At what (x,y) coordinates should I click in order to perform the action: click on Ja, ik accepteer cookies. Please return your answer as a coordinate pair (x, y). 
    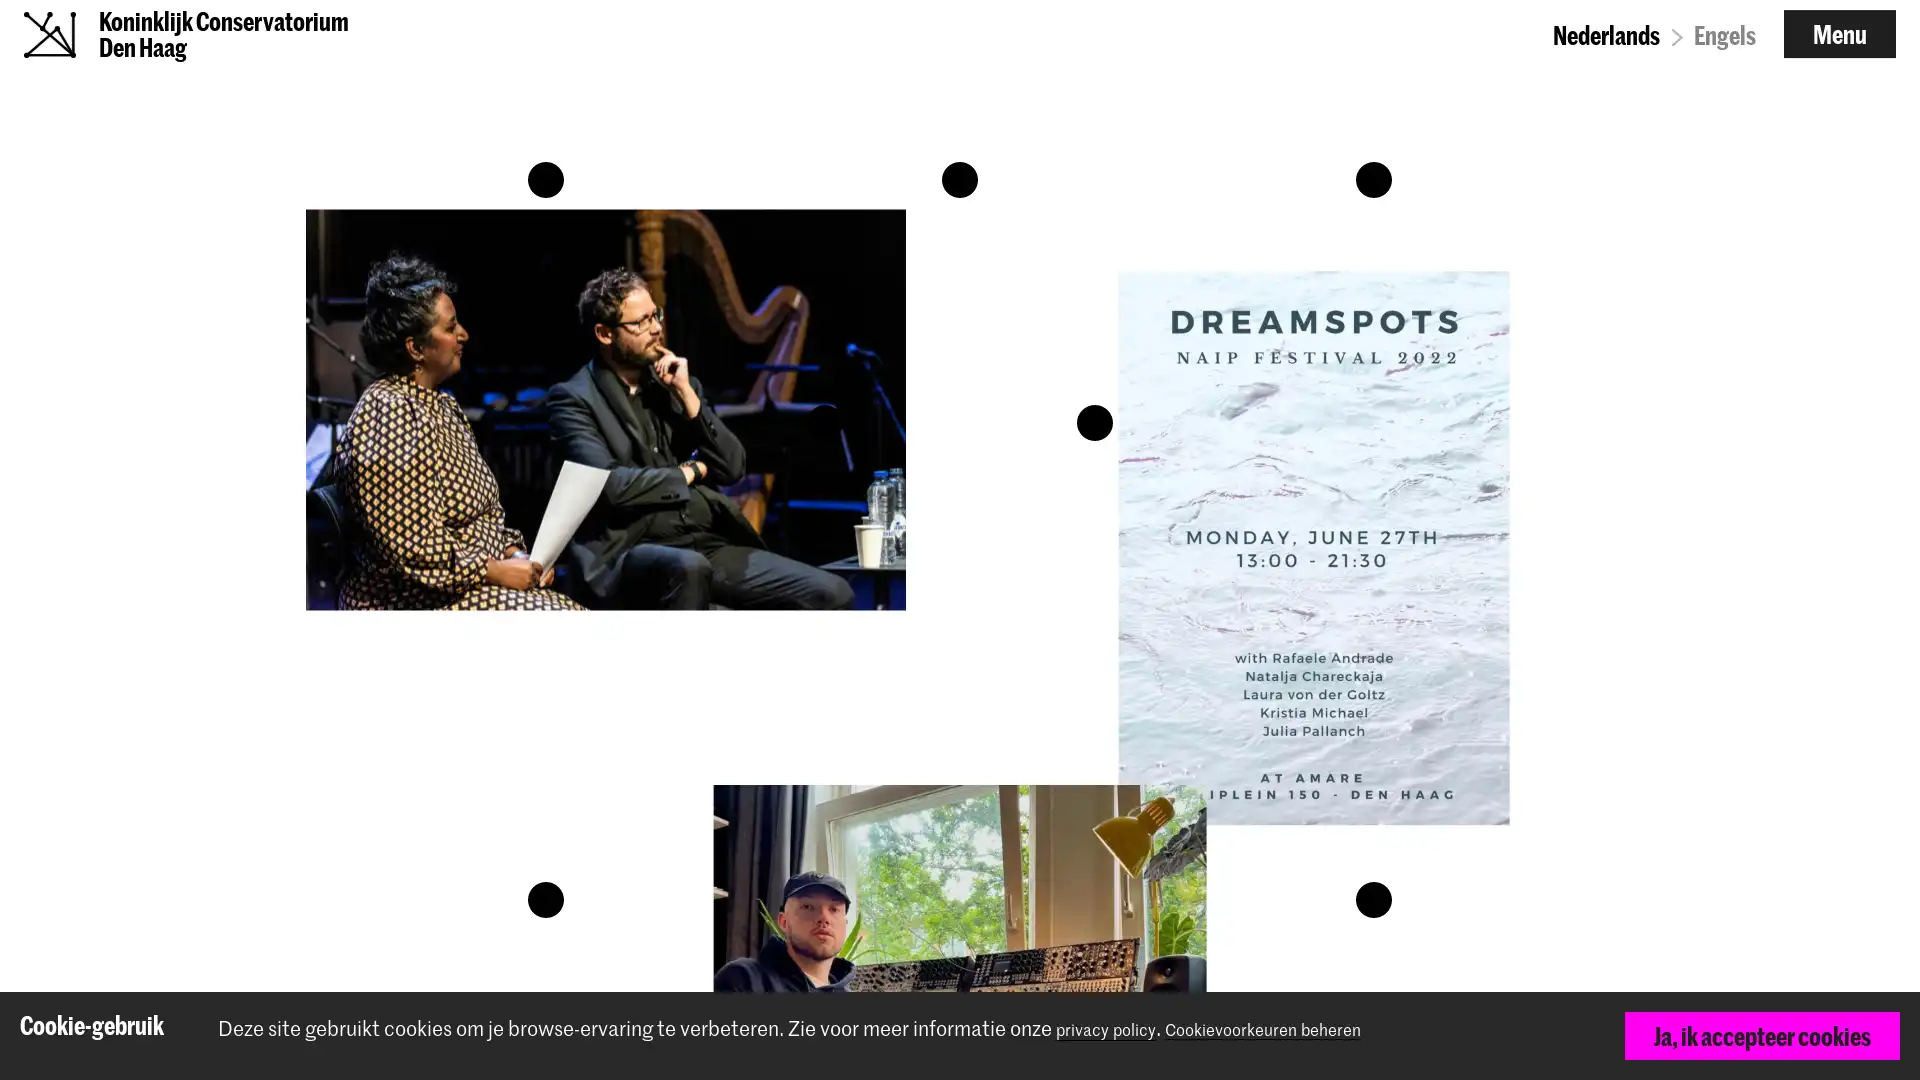
    Looking at the image, I should click on (1761, 1035).